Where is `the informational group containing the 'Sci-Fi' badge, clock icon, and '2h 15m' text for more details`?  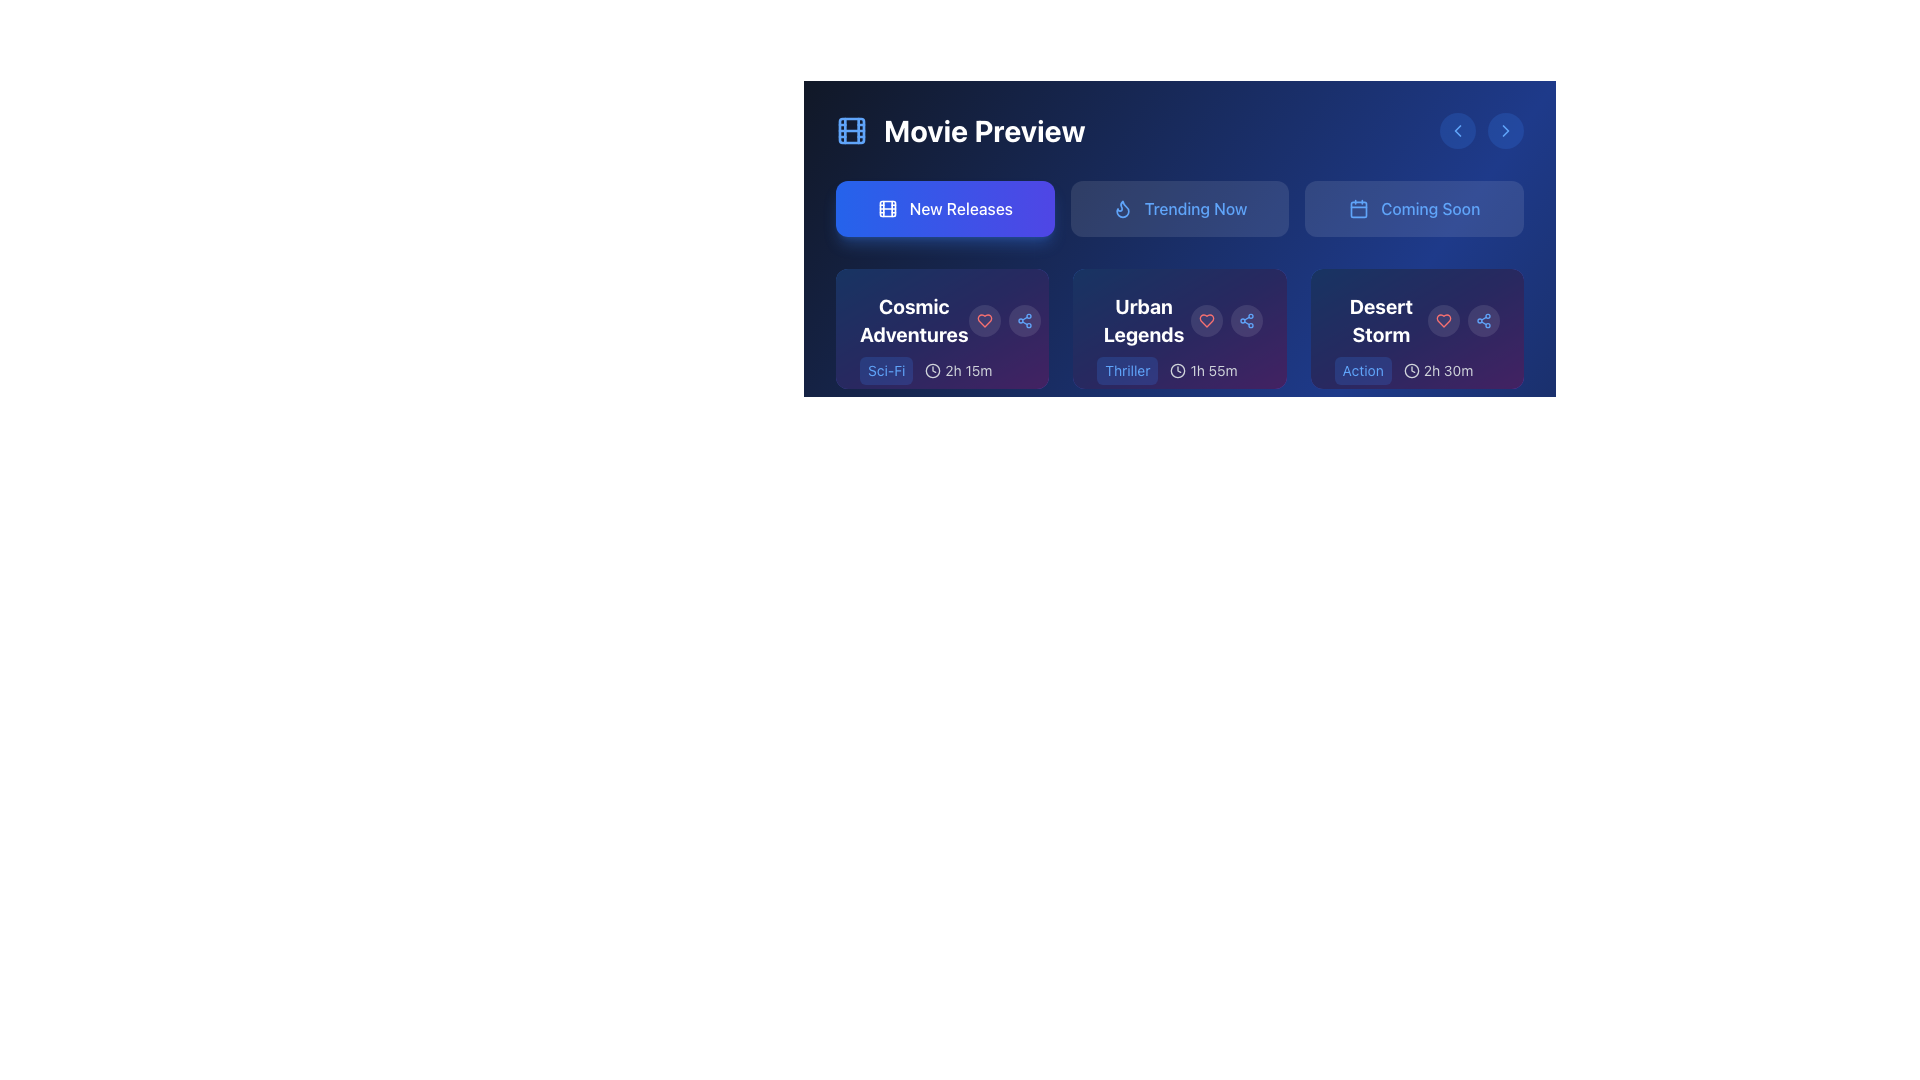 the informational group containing the 'Sci-Fi' badge, clock icon, and '2h 15m' text for more details is located at coordinates (941, 386).